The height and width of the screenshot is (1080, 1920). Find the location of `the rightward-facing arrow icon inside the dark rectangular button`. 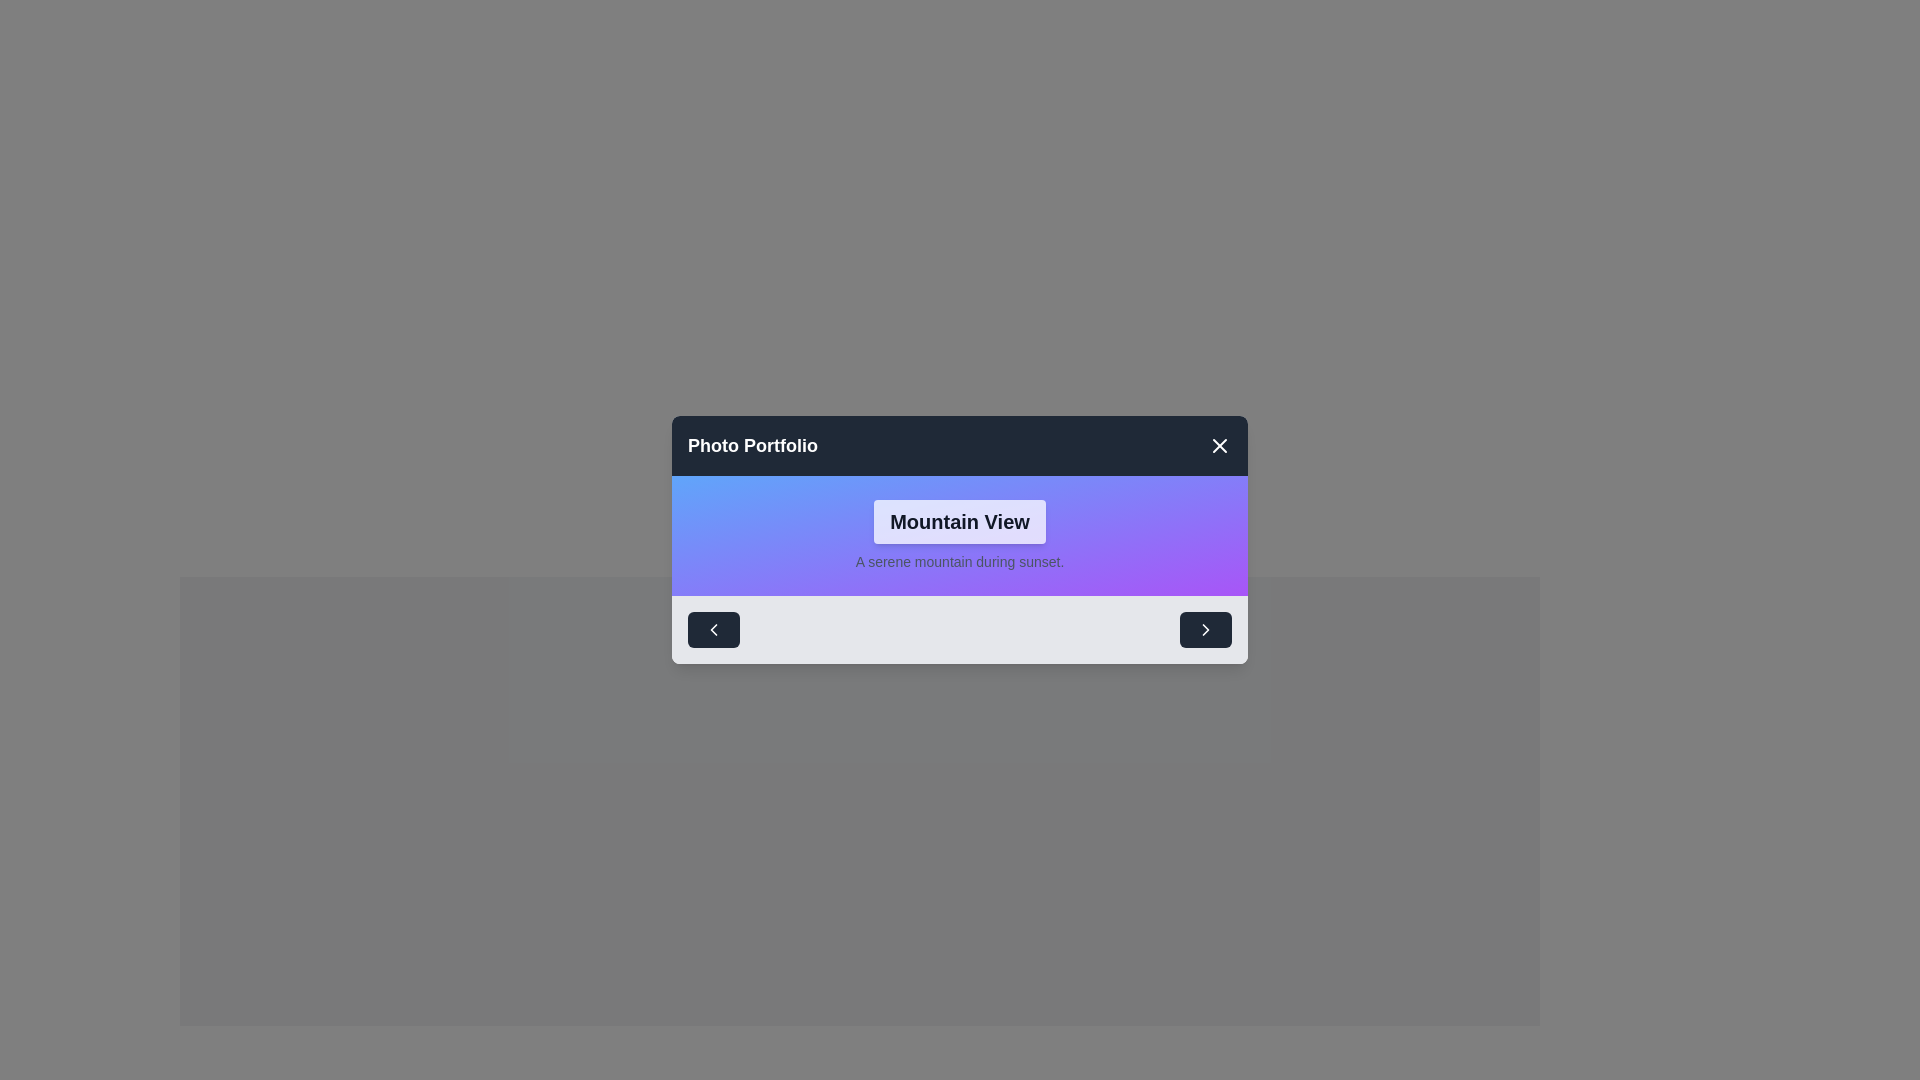

the rightward-facing arrow icon inside the dark rectangular button is located at coordinates (1204, 628).